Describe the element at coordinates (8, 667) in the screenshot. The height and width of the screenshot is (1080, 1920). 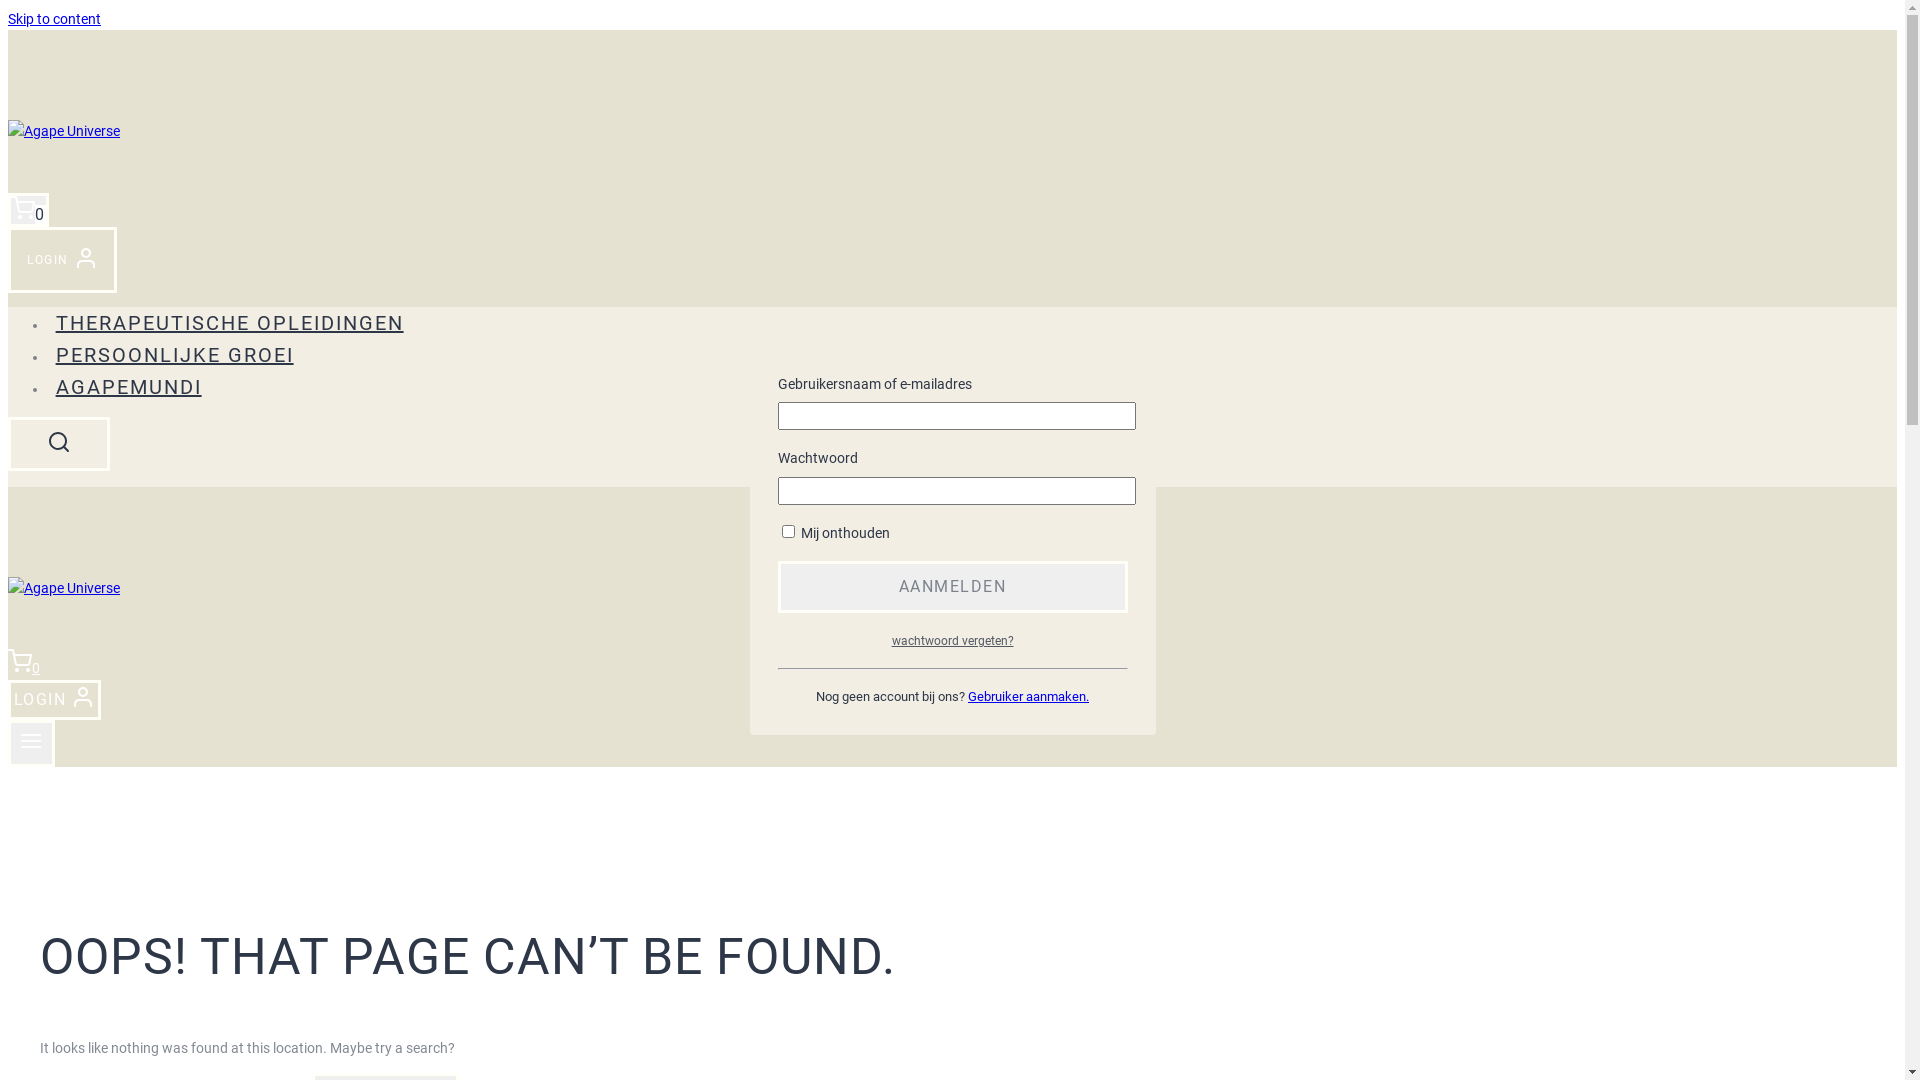
I see `'Mandje 0'` at that location.